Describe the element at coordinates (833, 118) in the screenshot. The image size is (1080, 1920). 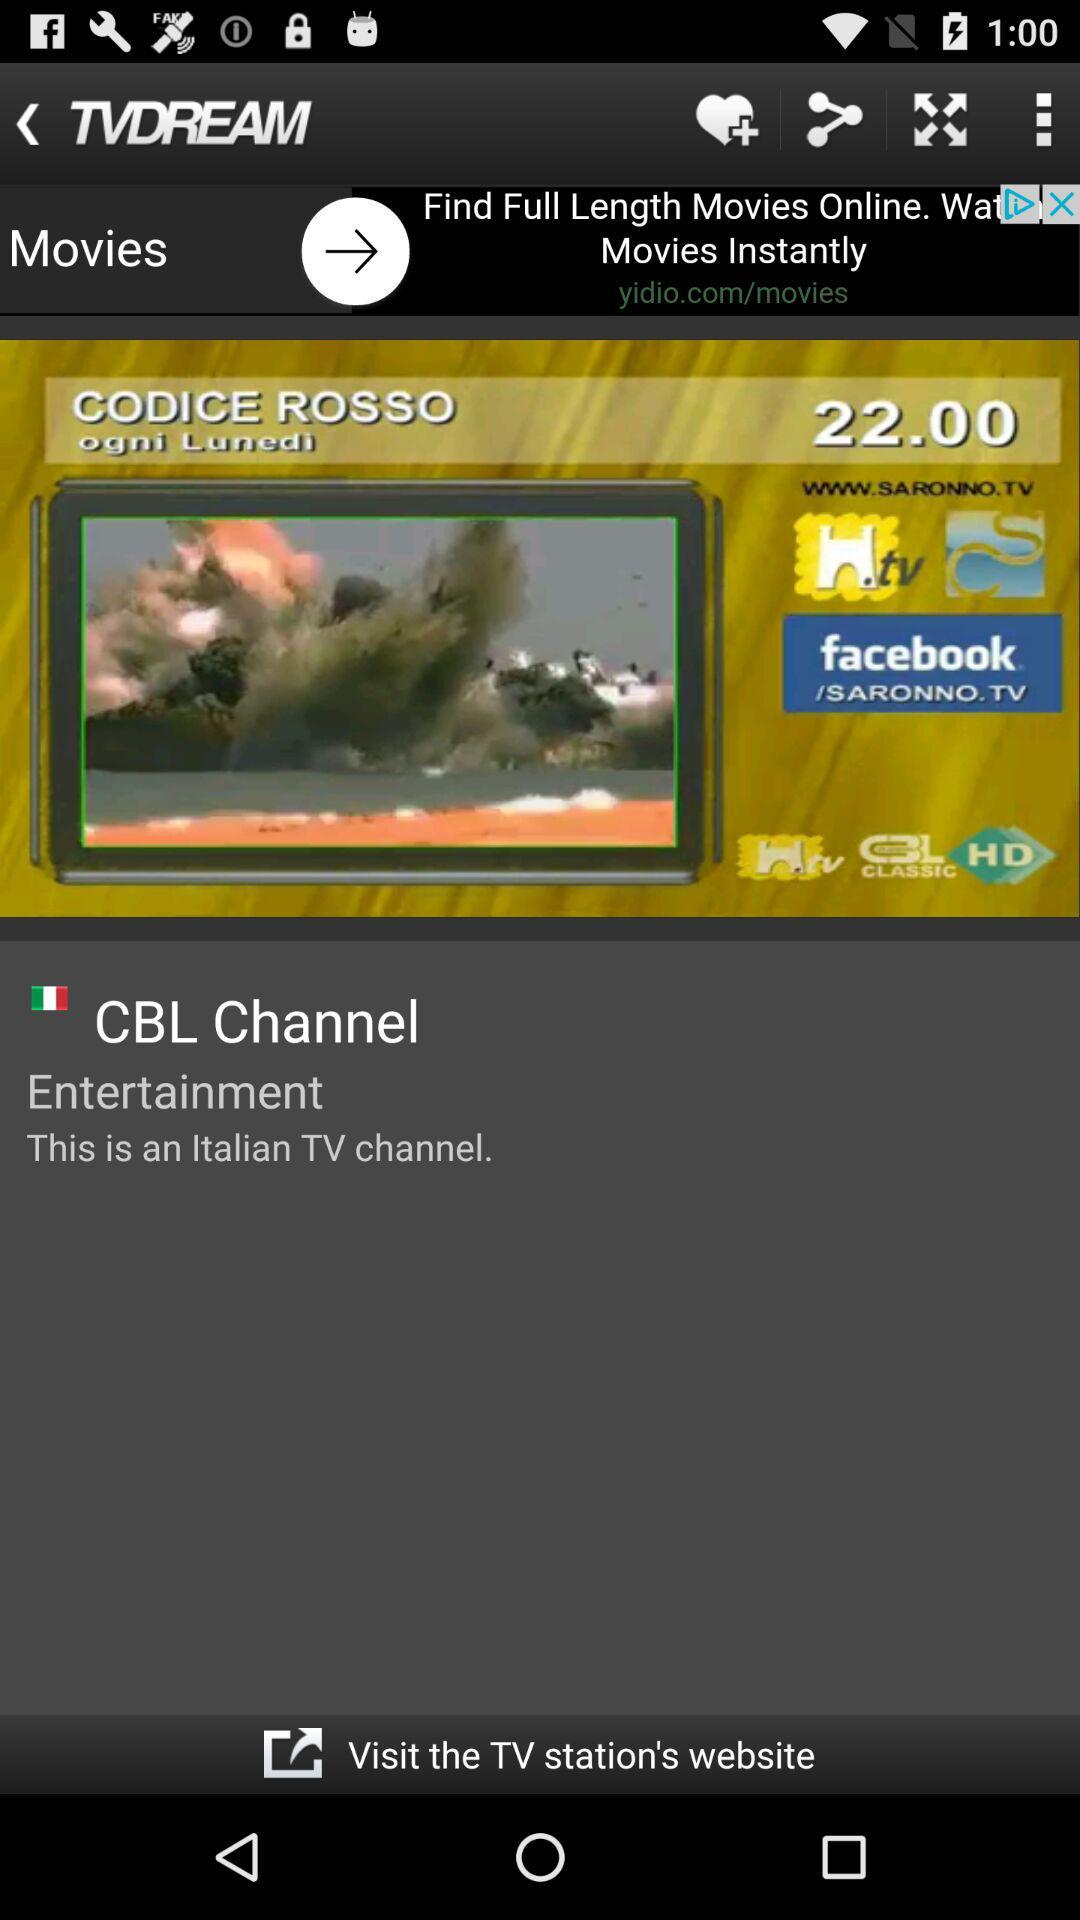
I see `share the file` at that location.